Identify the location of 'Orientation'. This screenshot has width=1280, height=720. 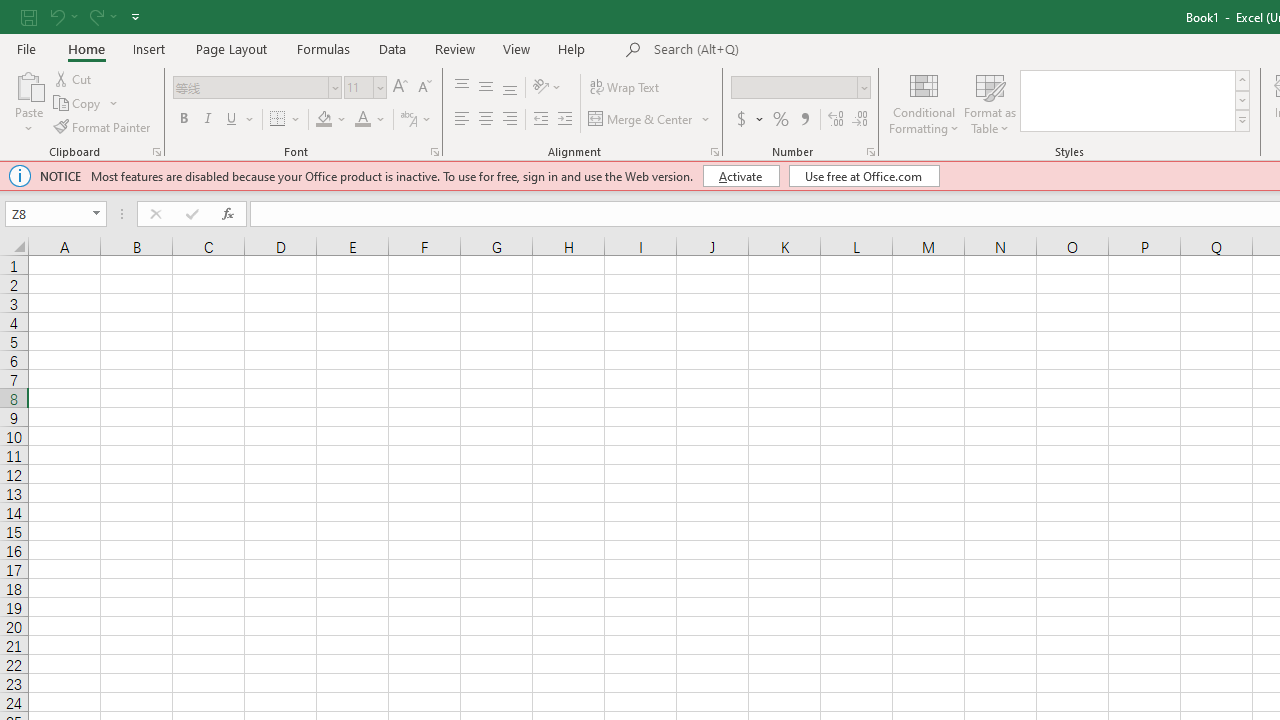
(547, 86).